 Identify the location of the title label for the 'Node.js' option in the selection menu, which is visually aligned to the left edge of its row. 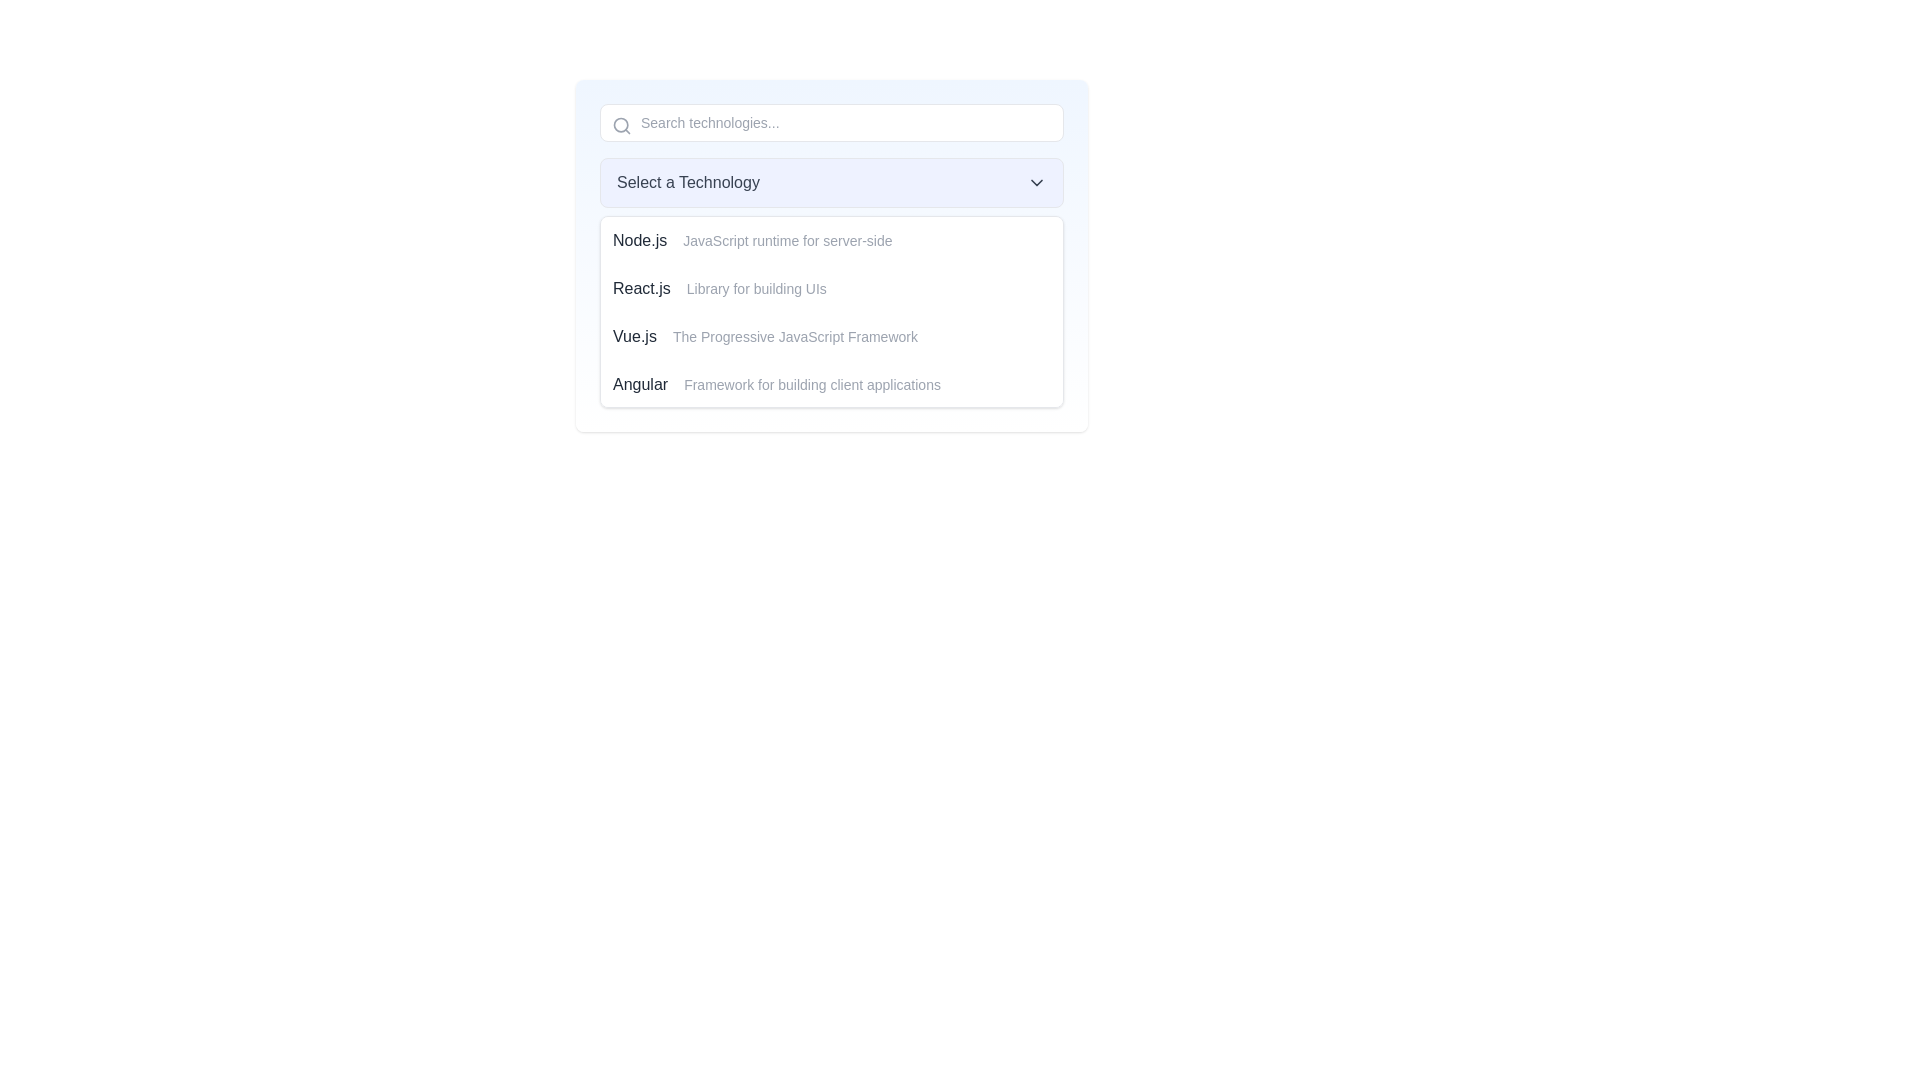
(640, 239).